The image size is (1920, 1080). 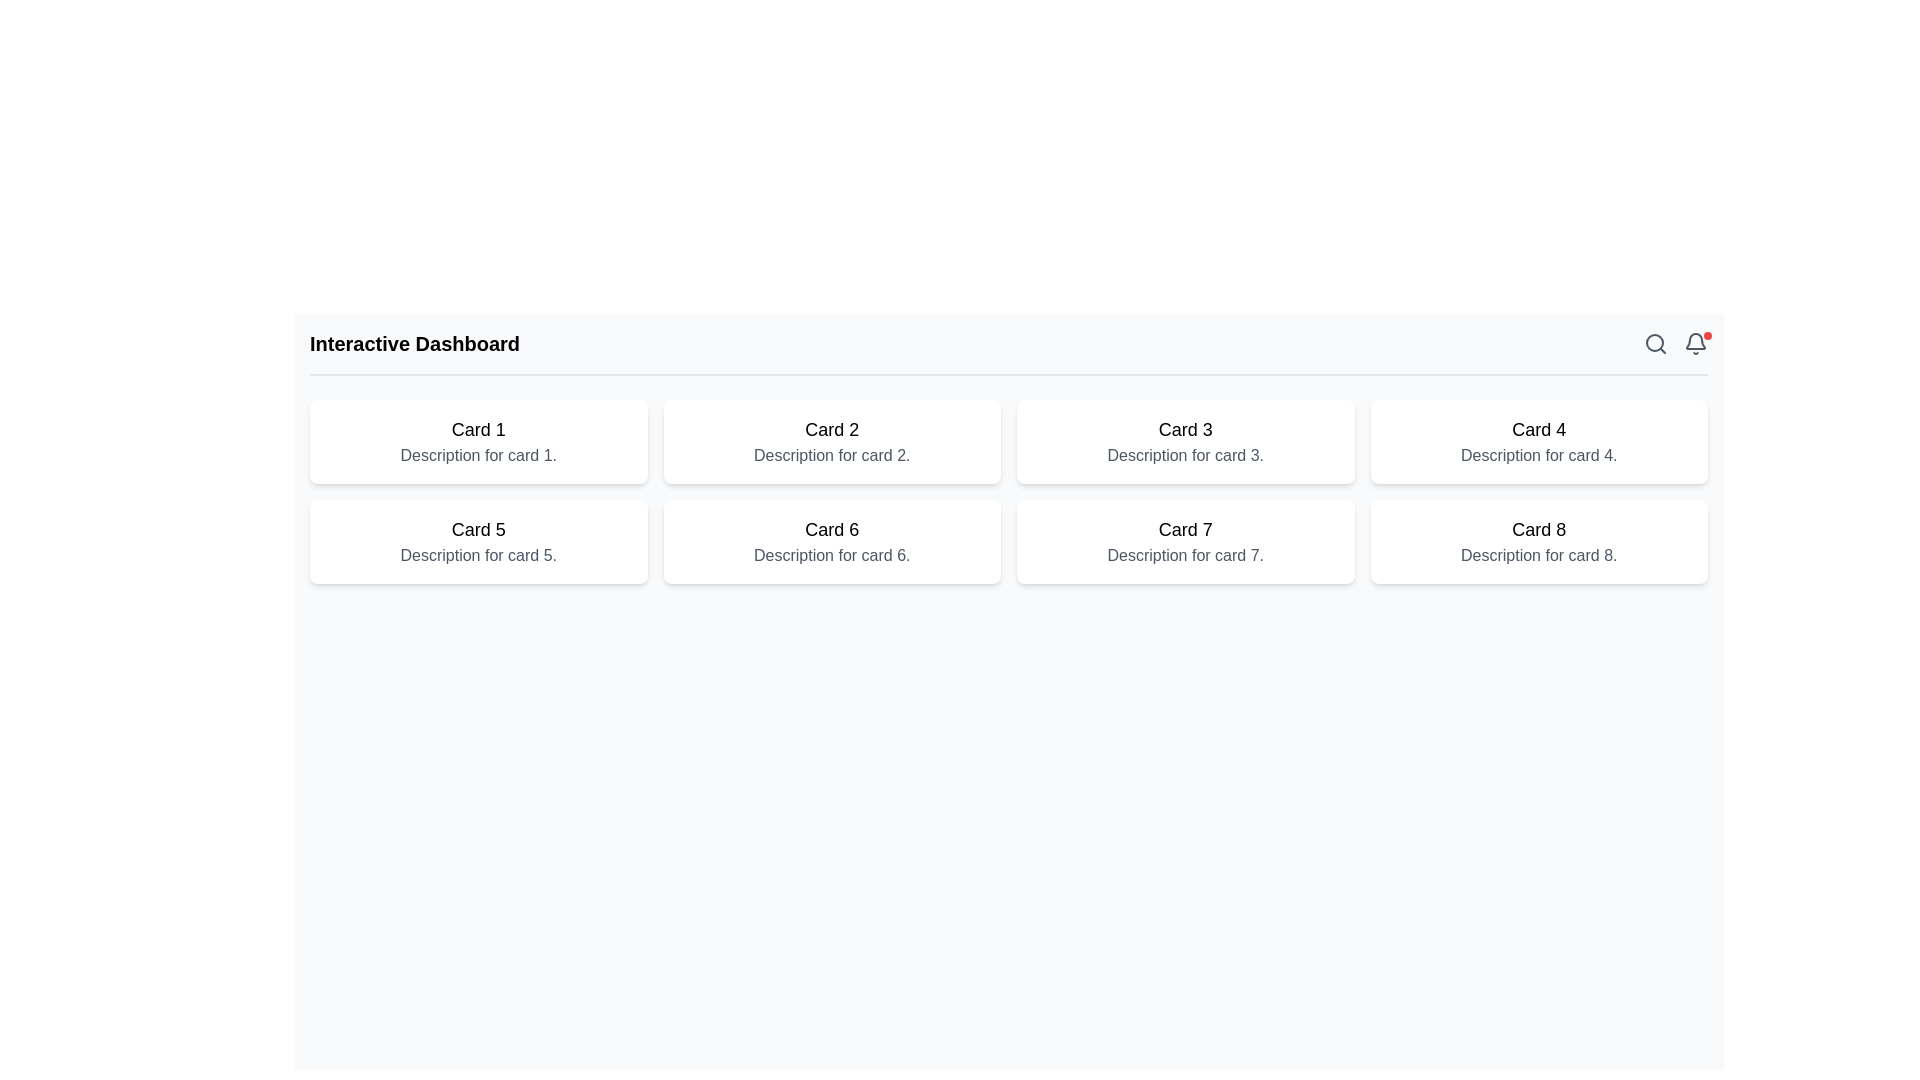 I want to click on the second card in the grid layout, which is positioned in the top row, second column, adjacent to 'Card 1' on the left and 'Card 3' on the right, so click(x=832, y=441).